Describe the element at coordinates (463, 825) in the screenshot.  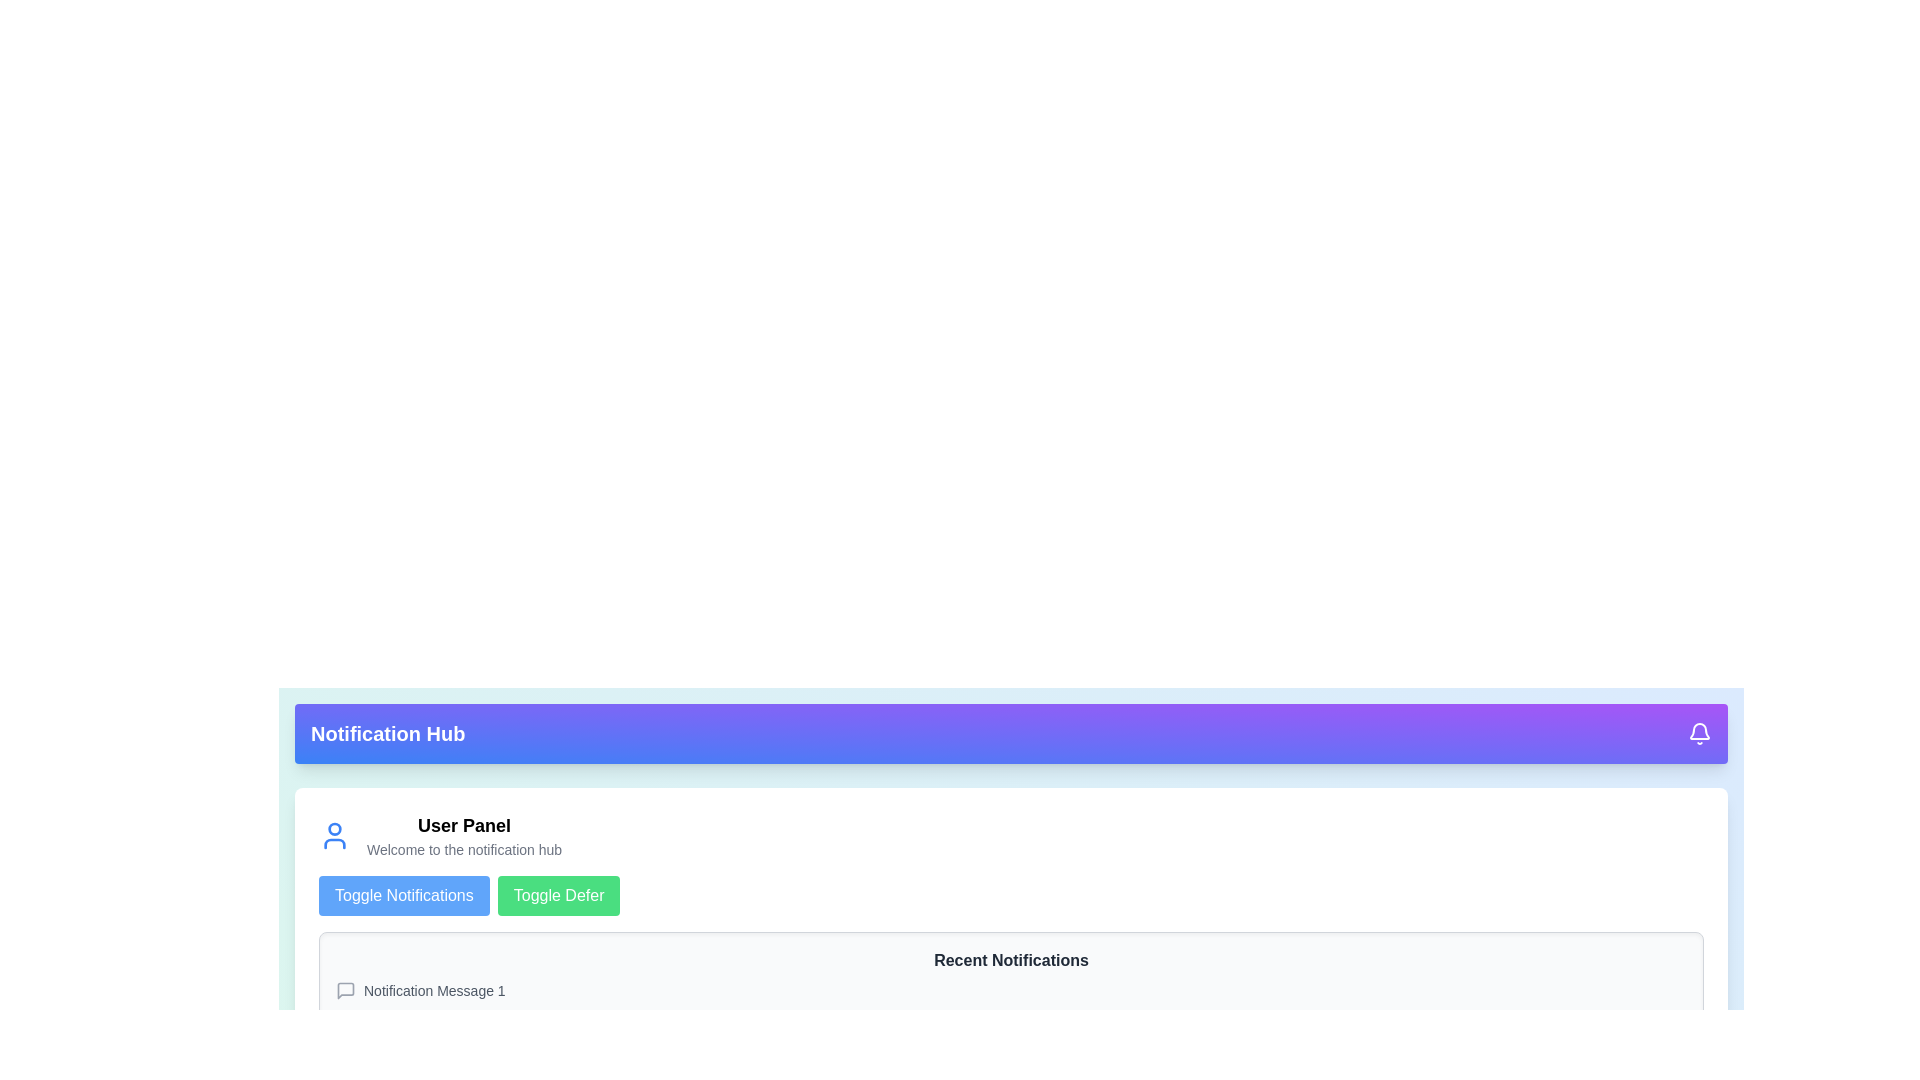
I see `the bold text label 'User Panel' located at the top left area of the section, which is visually distinct with its black color and large font` at that location.